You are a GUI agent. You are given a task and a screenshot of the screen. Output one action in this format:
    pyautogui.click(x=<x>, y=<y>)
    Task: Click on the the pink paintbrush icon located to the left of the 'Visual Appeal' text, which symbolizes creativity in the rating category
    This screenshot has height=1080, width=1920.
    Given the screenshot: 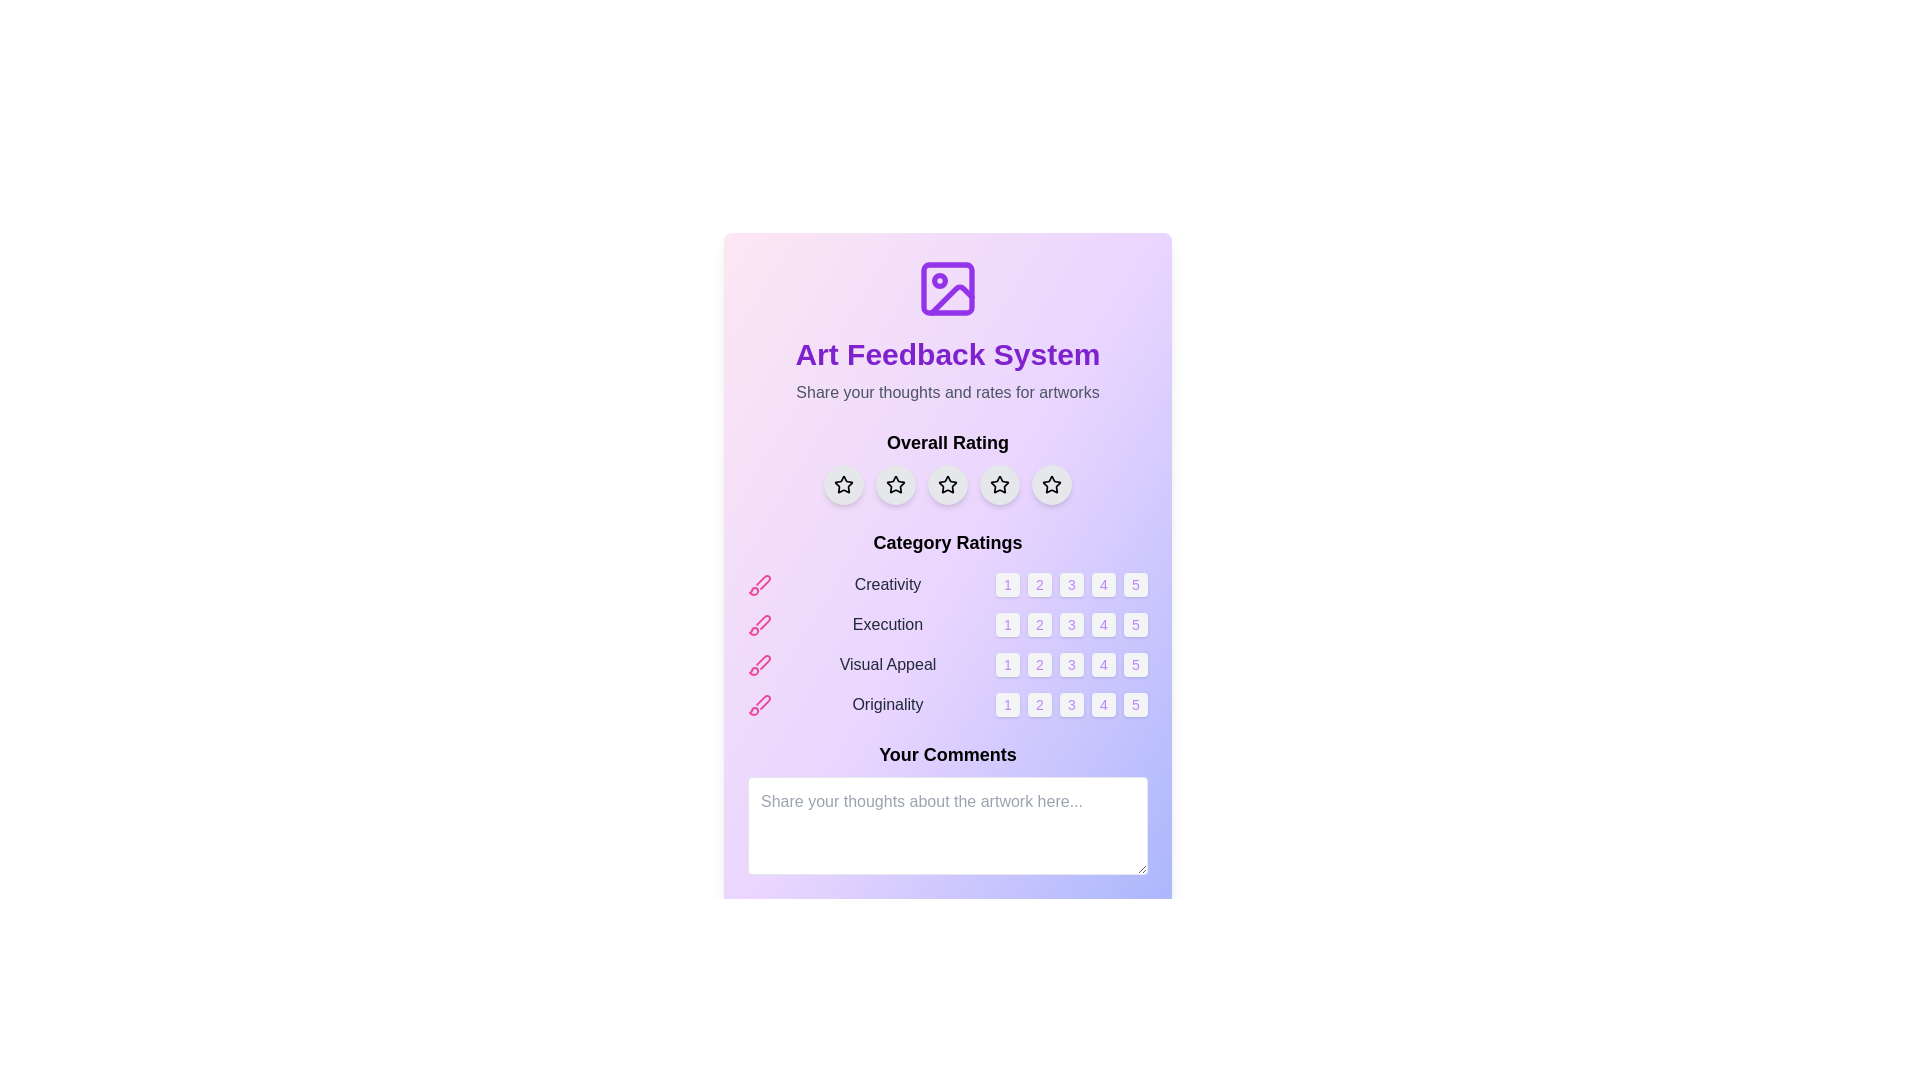 What is the action you would take?
    pyautogui.click(x=758, y=664)
    